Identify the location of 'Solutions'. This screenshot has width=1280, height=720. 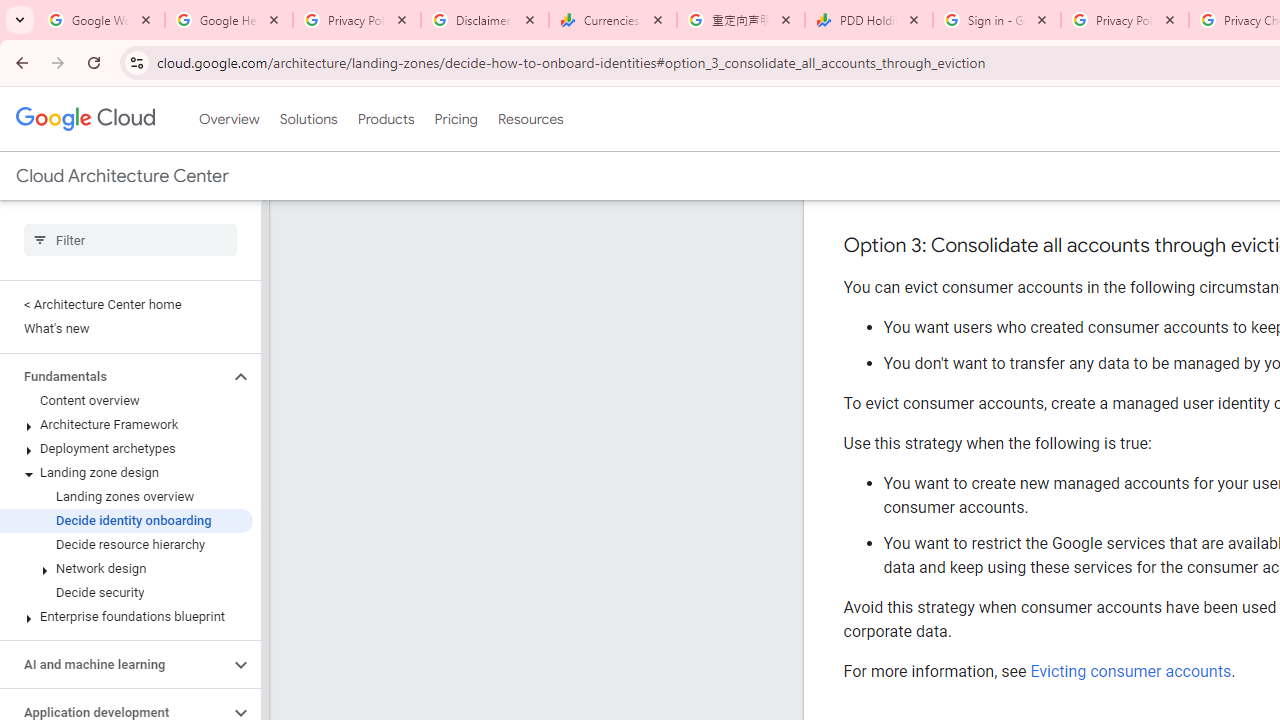
(307, 119).